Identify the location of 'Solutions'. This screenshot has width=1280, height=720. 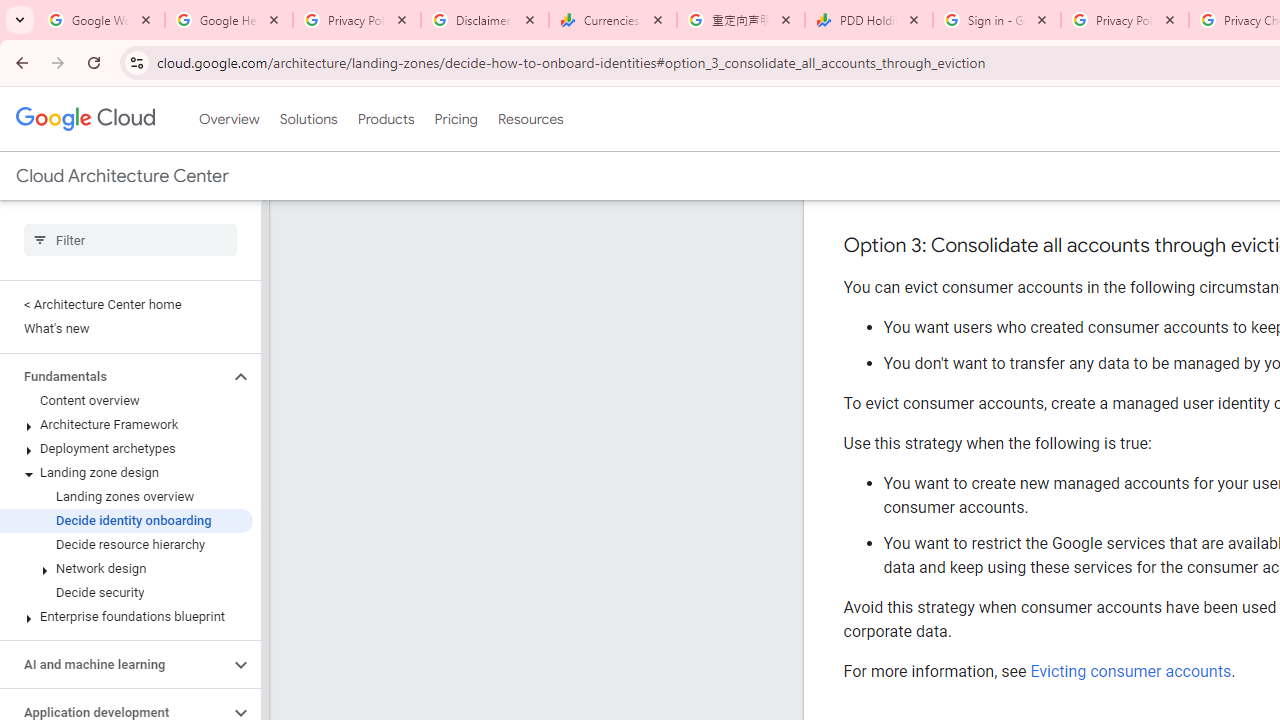
(307, 119).